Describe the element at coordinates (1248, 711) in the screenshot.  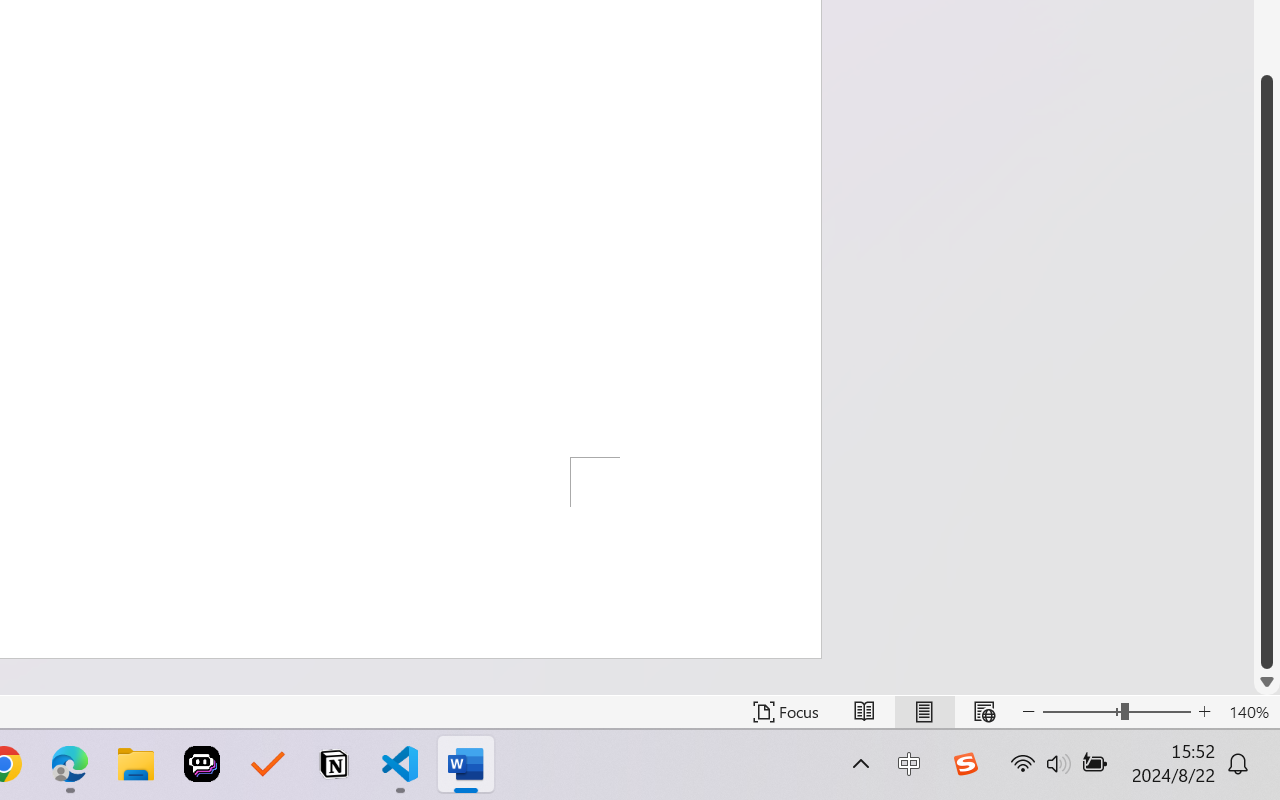
I see `'Zoom 140%'` at that location.